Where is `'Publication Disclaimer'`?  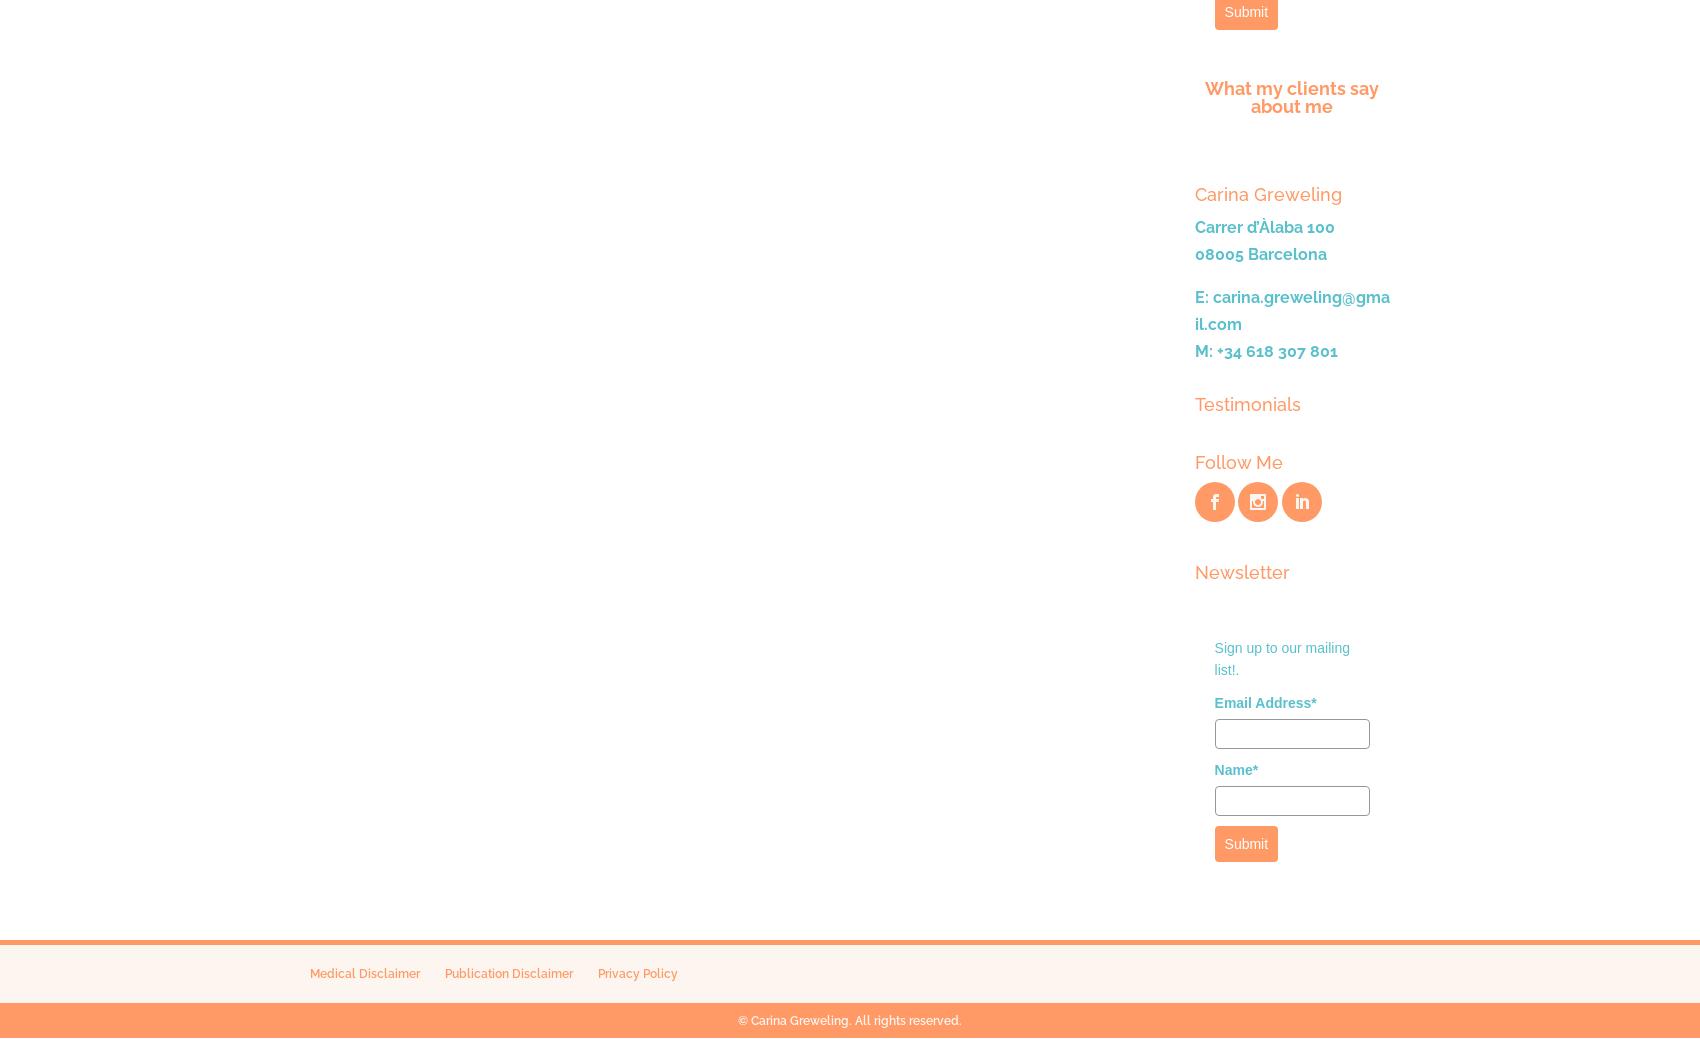 'Publication Disclaimer' is located at coordinates (508, 973).